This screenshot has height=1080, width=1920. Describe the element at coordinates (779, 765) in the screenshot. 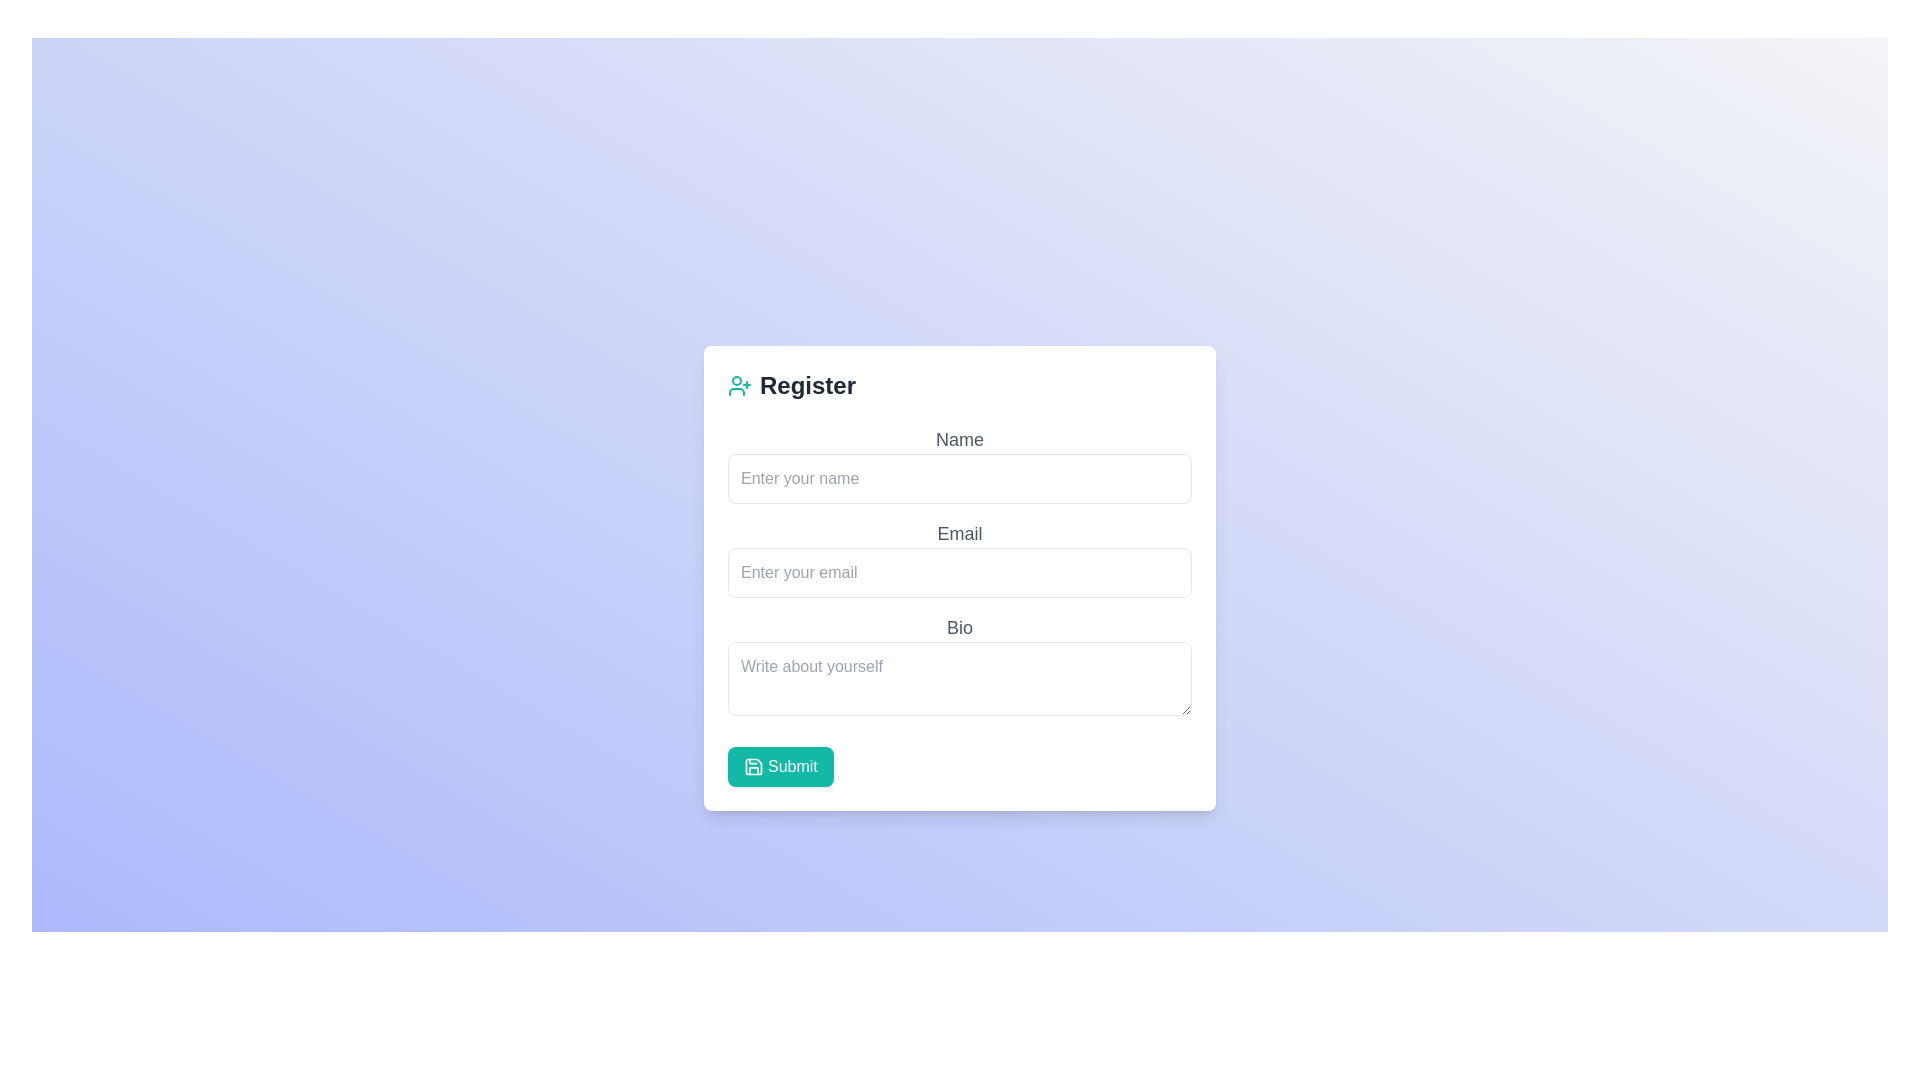

I see `the 'Submit' button located at the bottom of the 'Register' section` at that location.